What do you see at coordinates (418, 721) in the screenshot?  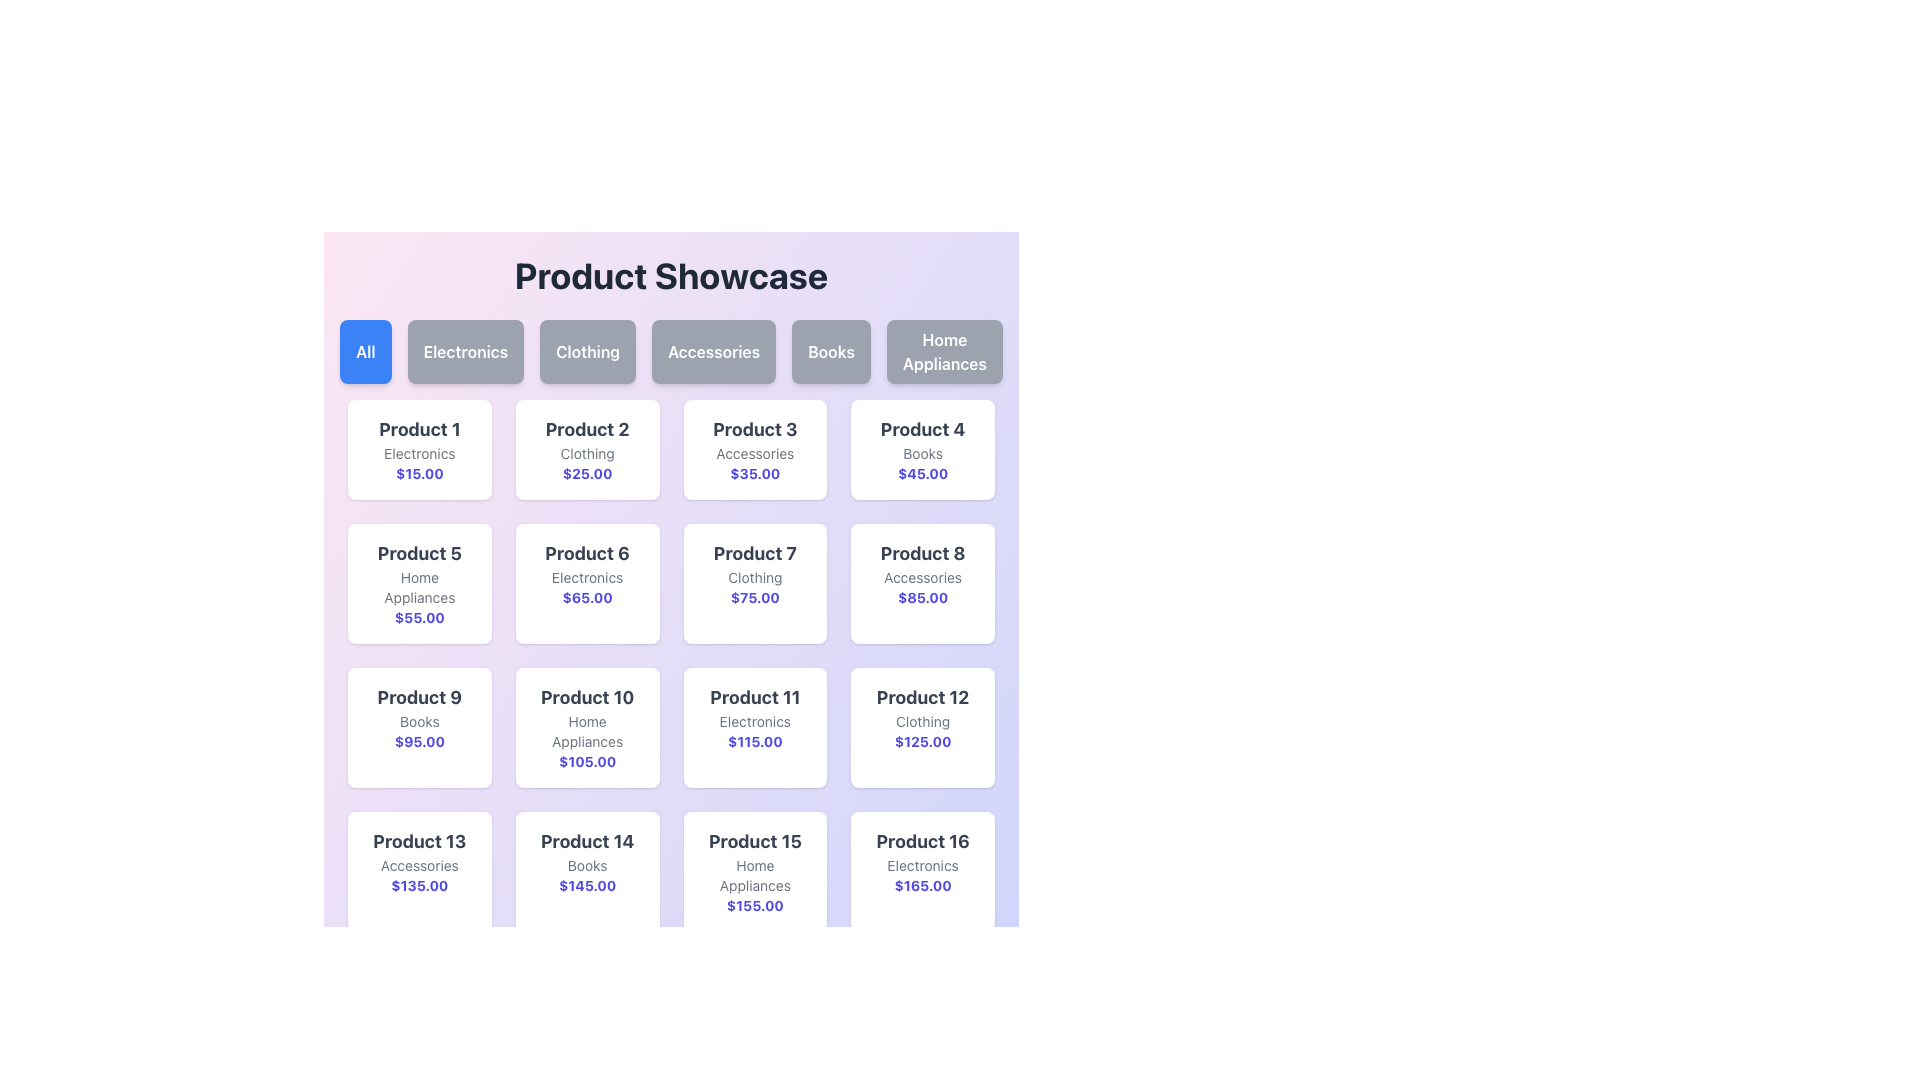 I see `the 'Books' category text label, which is the middle line within the card titled 'Product 9' located in the third row and first column of the grid layout` at bounding box center [418, 721].